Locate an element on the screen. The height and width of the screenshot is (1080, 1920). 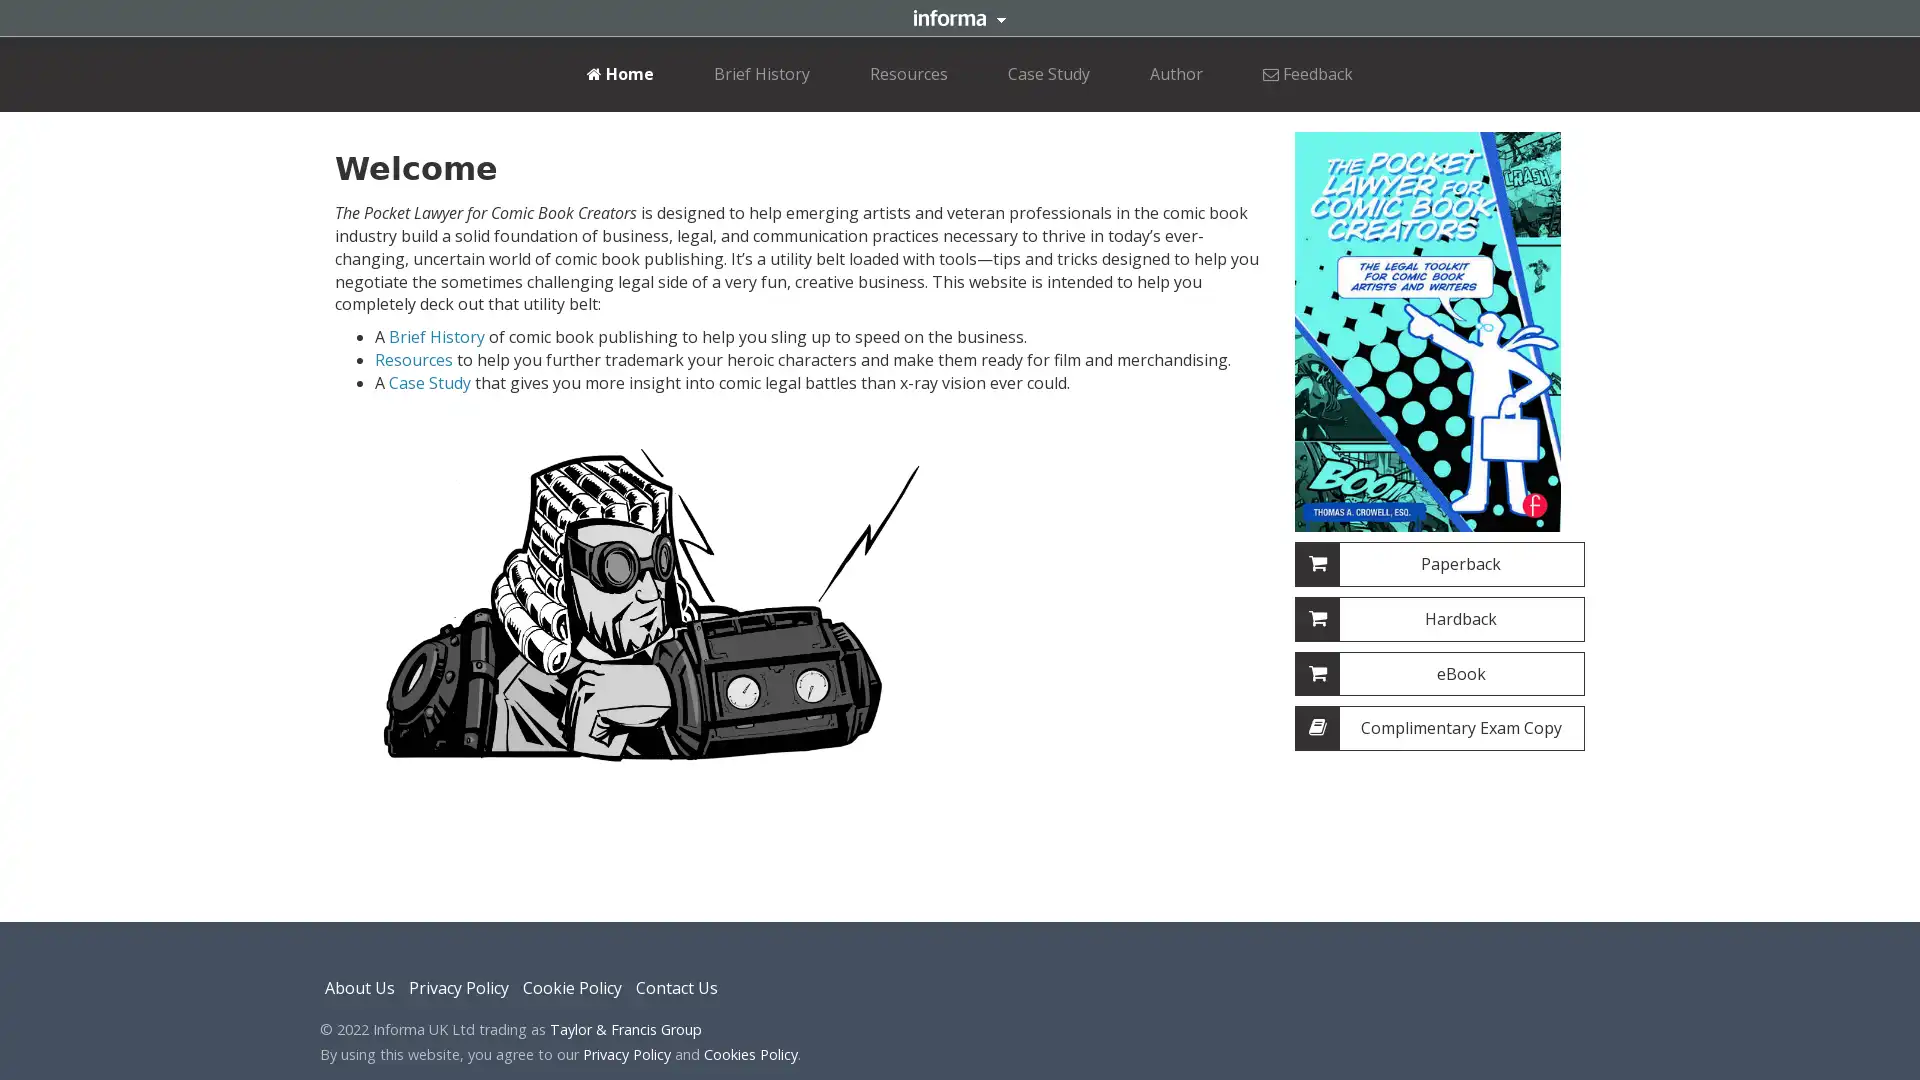
learn more about cookies is located at coordinates (94, 1053).